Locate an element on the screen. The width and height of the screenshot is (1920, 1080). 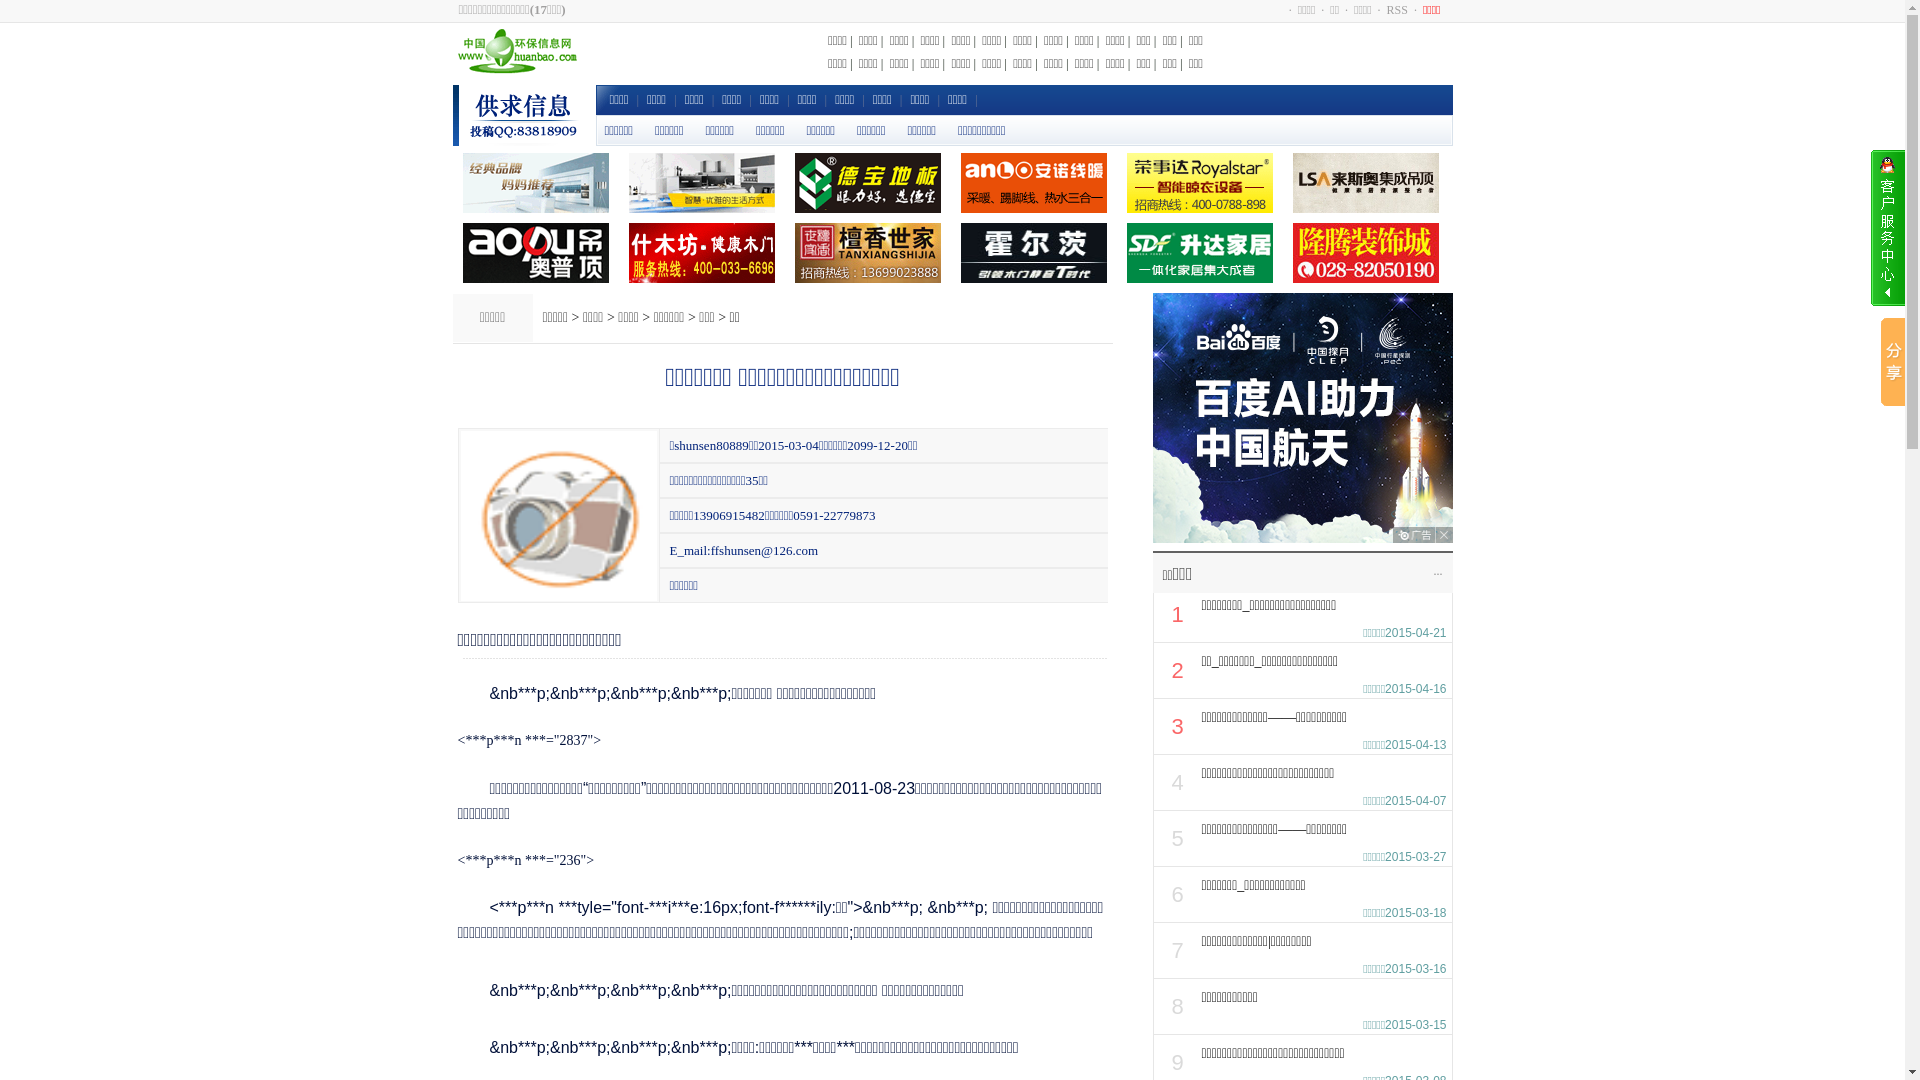
'...' is located at coordinates (1437, 570).